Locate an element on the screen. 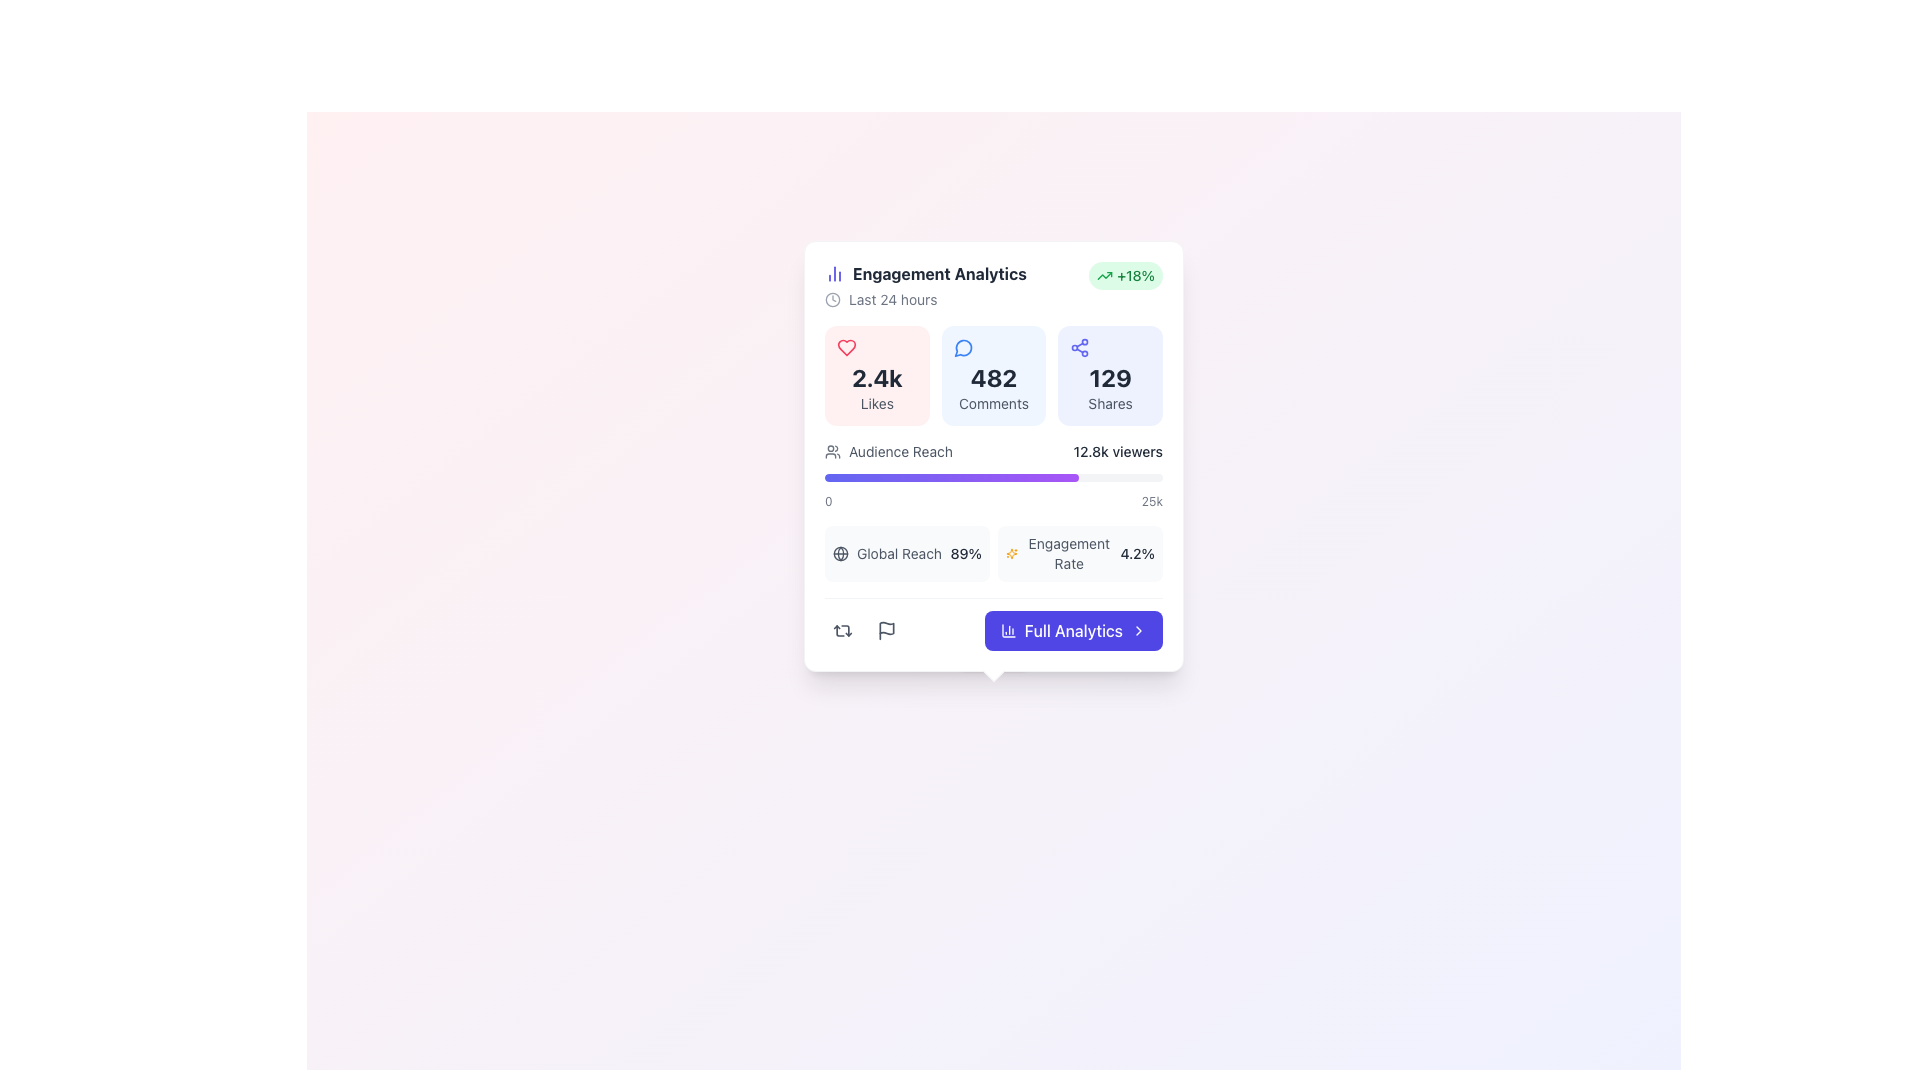 The width and height of the screenshot is (1920, 1080). the 'Last 24 hours' label which is styled in subtle gray and accompanied by a small clock icon, located directly below the 'Engagement Analytics' header is located at coordinates (925, 300).